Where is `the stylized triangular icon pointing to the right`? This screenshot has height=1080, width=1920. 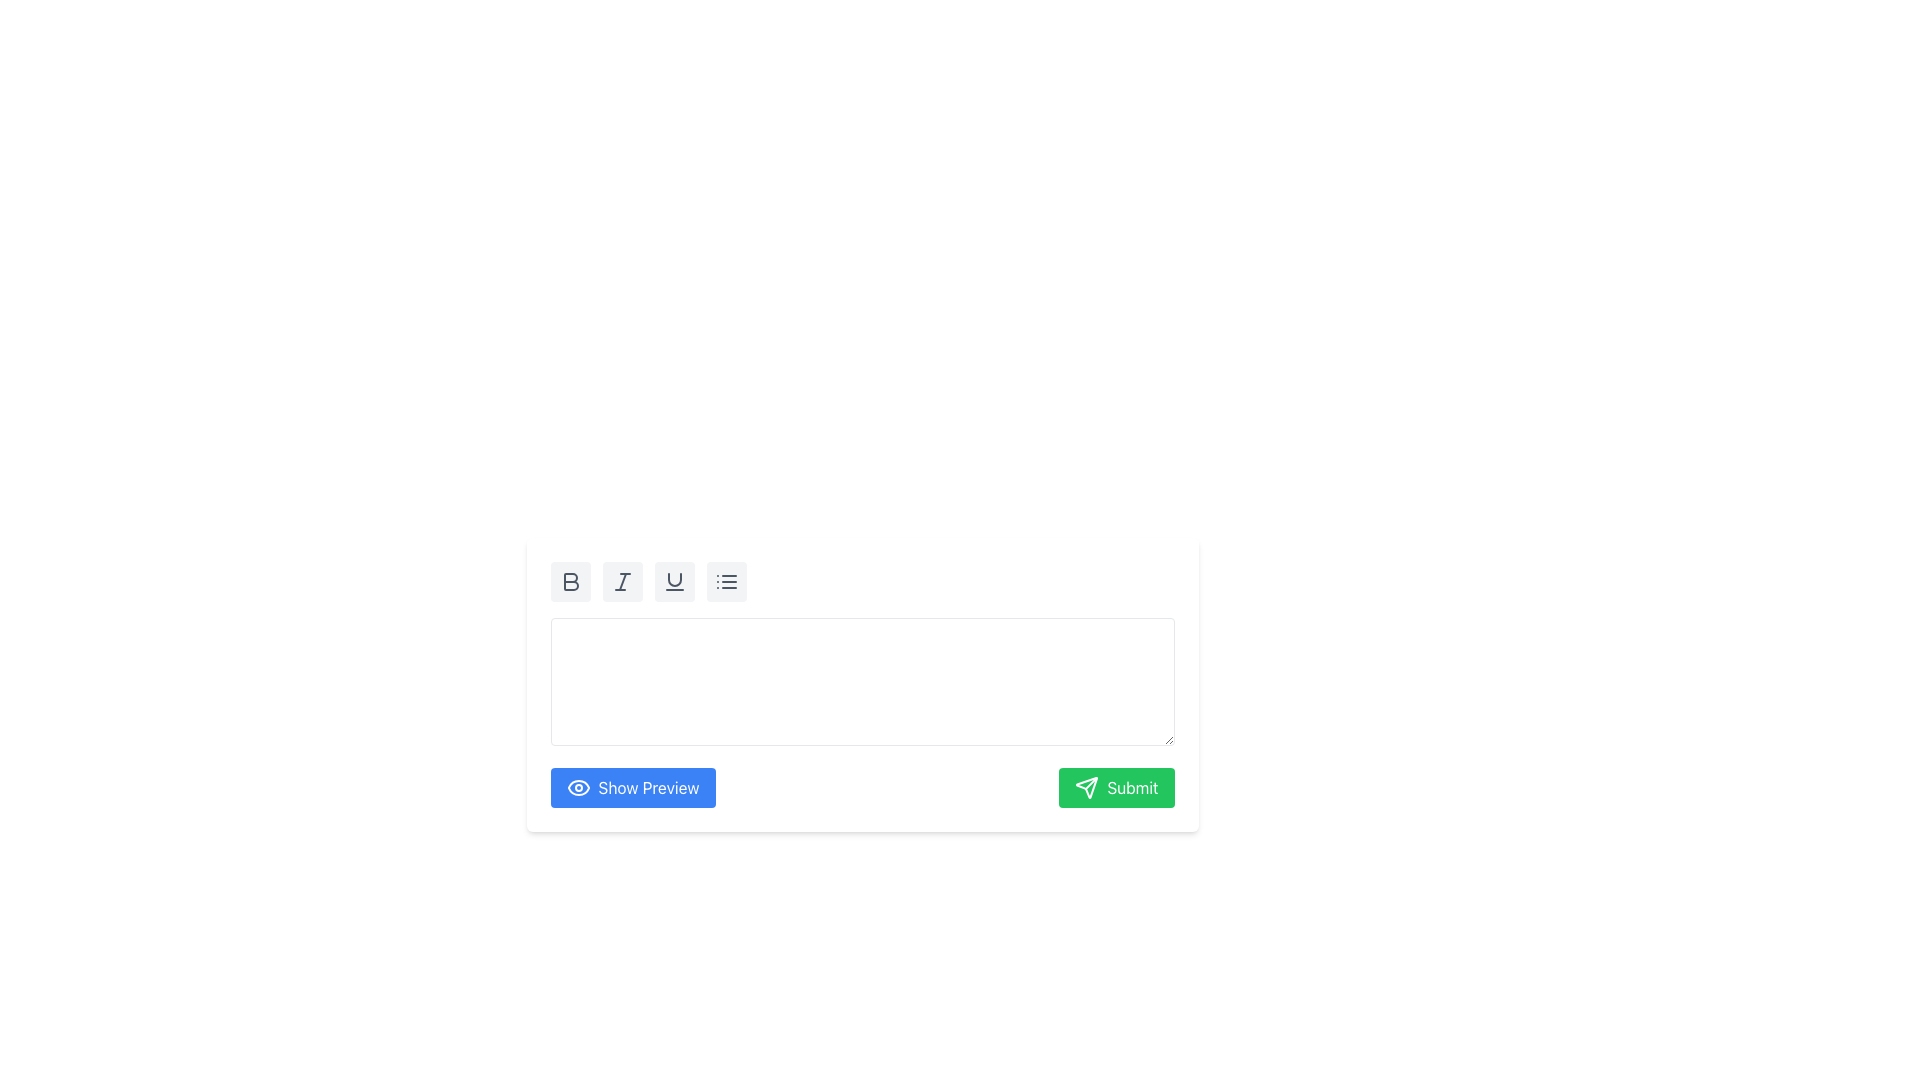
the stylized triangular icon pointing to the right is located at coordinates (1086, 786).